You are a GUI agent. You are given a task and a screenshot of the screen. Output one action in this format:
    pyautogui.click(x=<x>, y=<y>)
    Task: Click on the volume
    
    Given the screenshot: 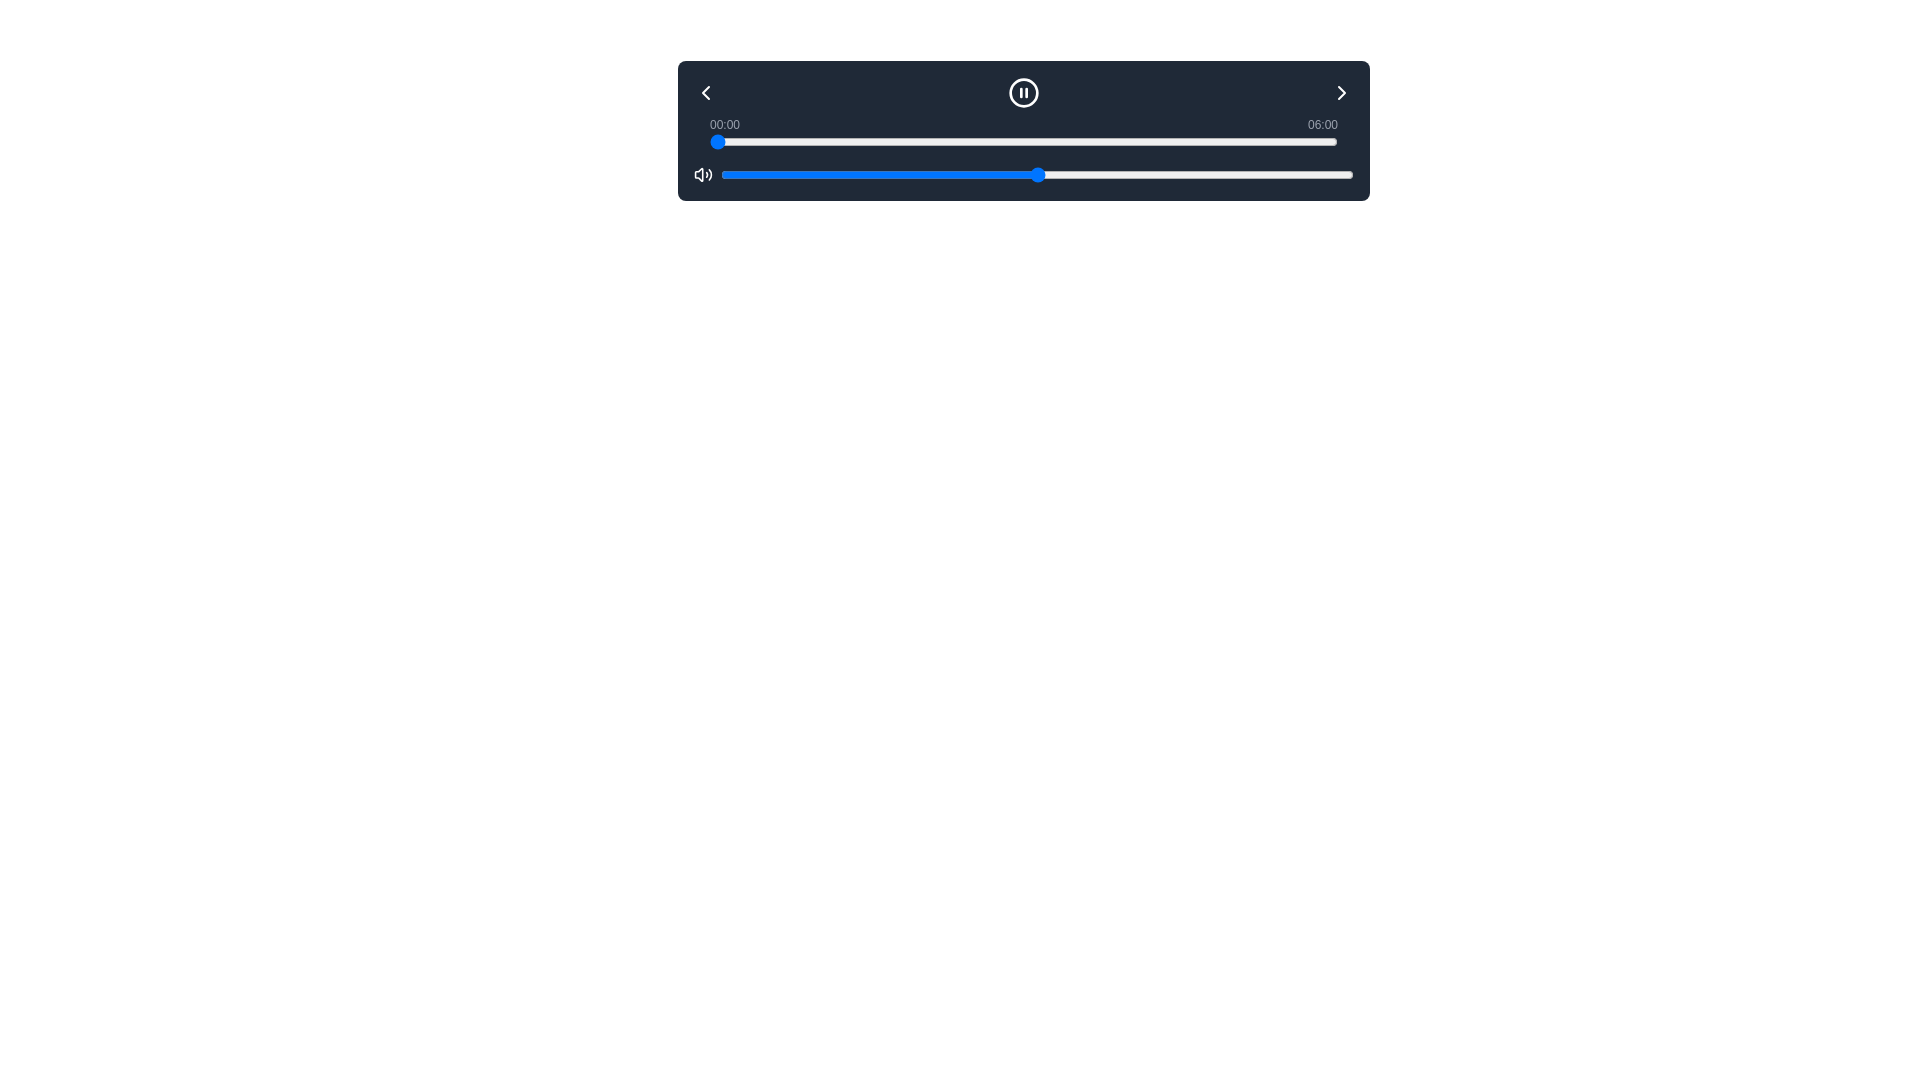 What is the action you would take?
    pyautogui.click(x=1118, y=173)
    